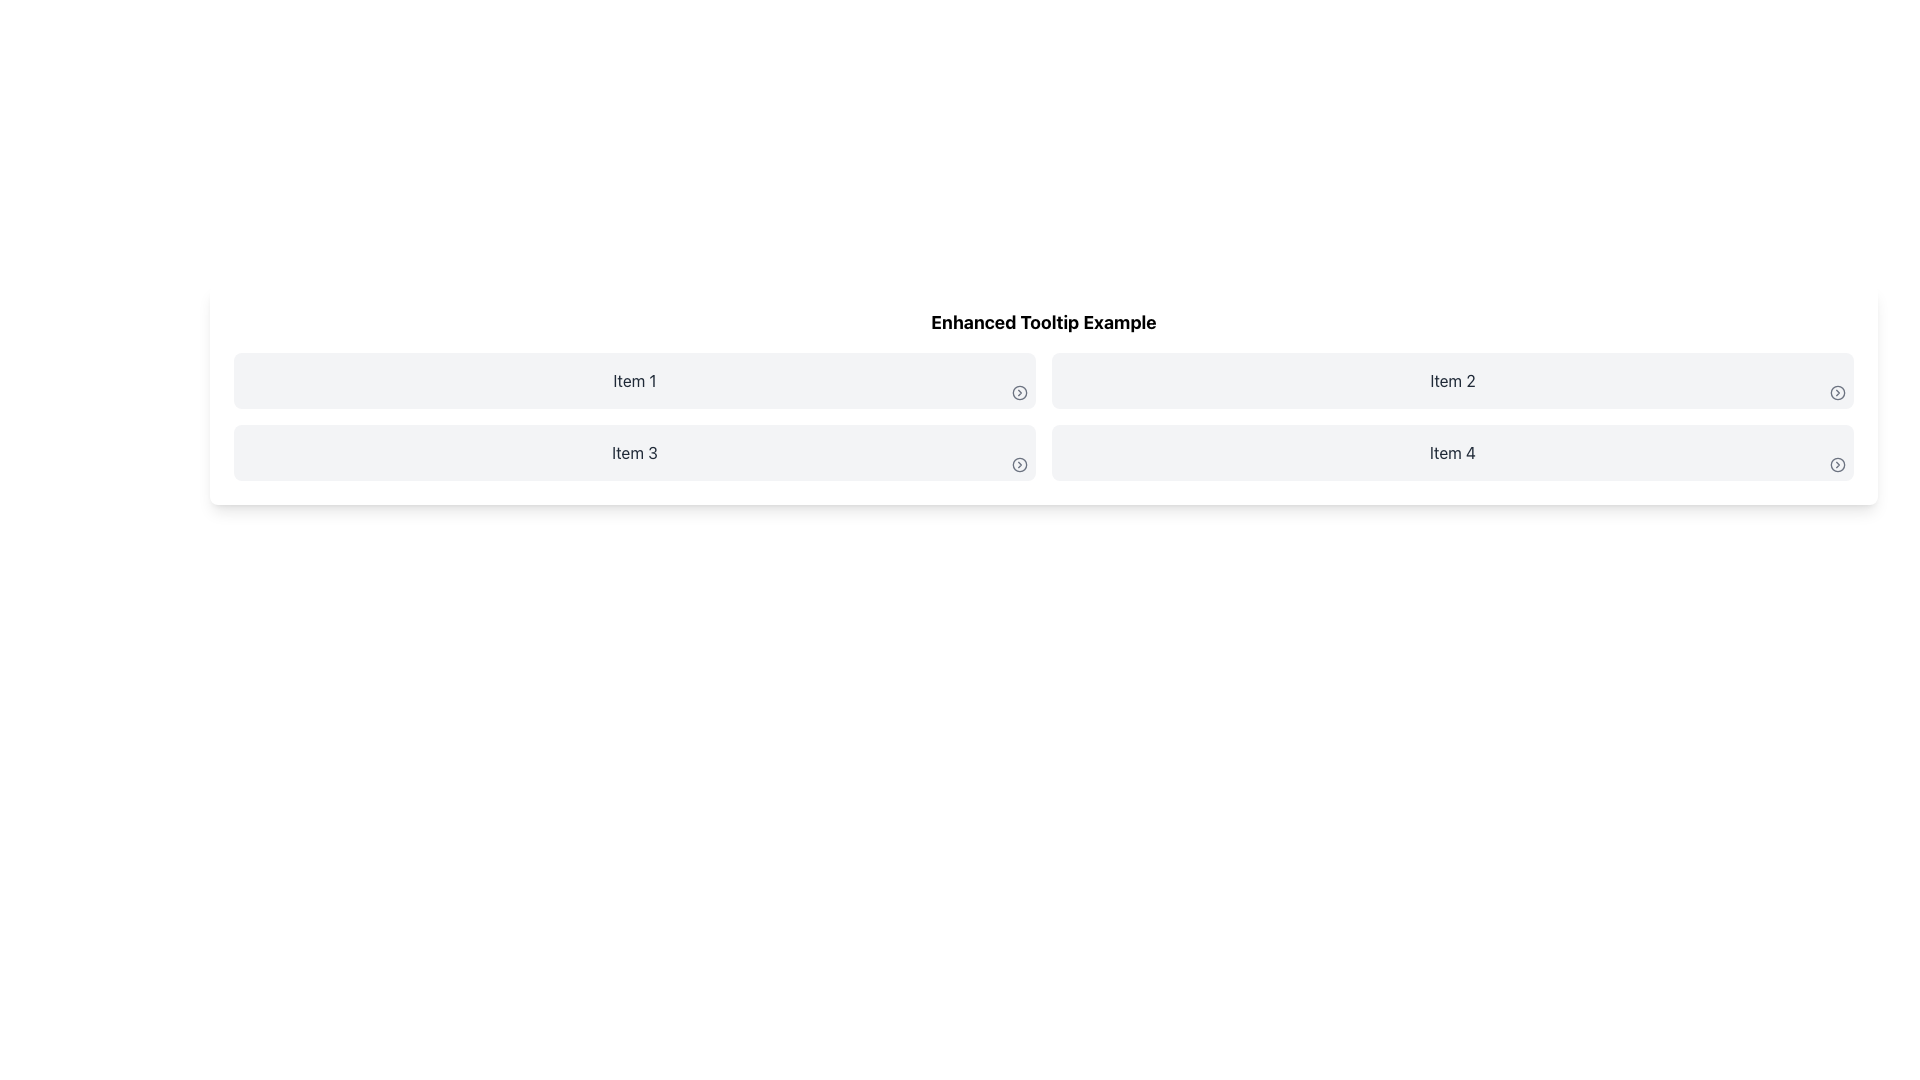 The height and width of the screenshot is (1080, 1920). Describe the element at coordinates (1018, 393) in the screenshot. I see `the area surrounding the circular graphic icon with a gray stroke outline, located in the top-right corner of the label 'Item 1'` at that location.